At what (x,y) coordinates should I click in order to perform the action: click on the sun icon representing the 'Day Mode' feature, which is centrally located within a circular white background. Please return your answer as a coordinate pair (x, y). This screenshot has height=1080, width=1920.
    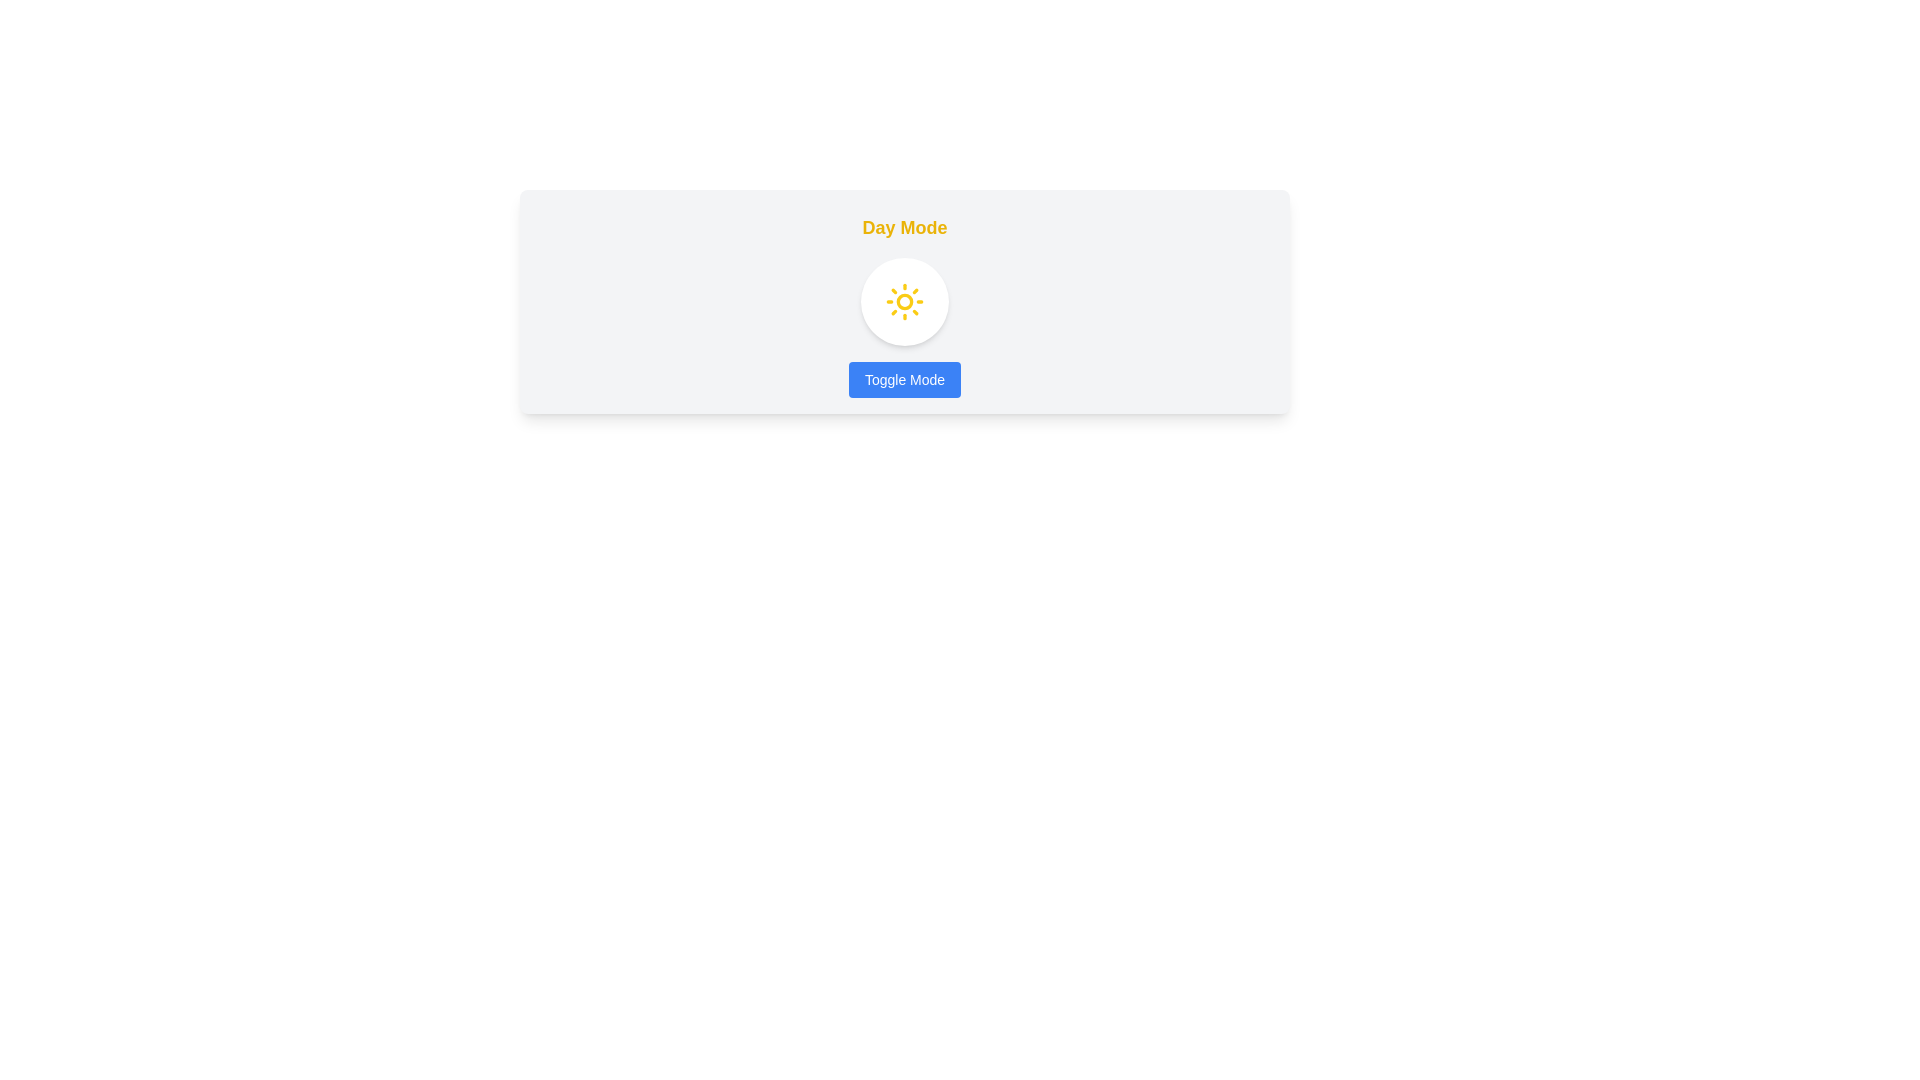
    Looking at the image, I should click on (904, 301).